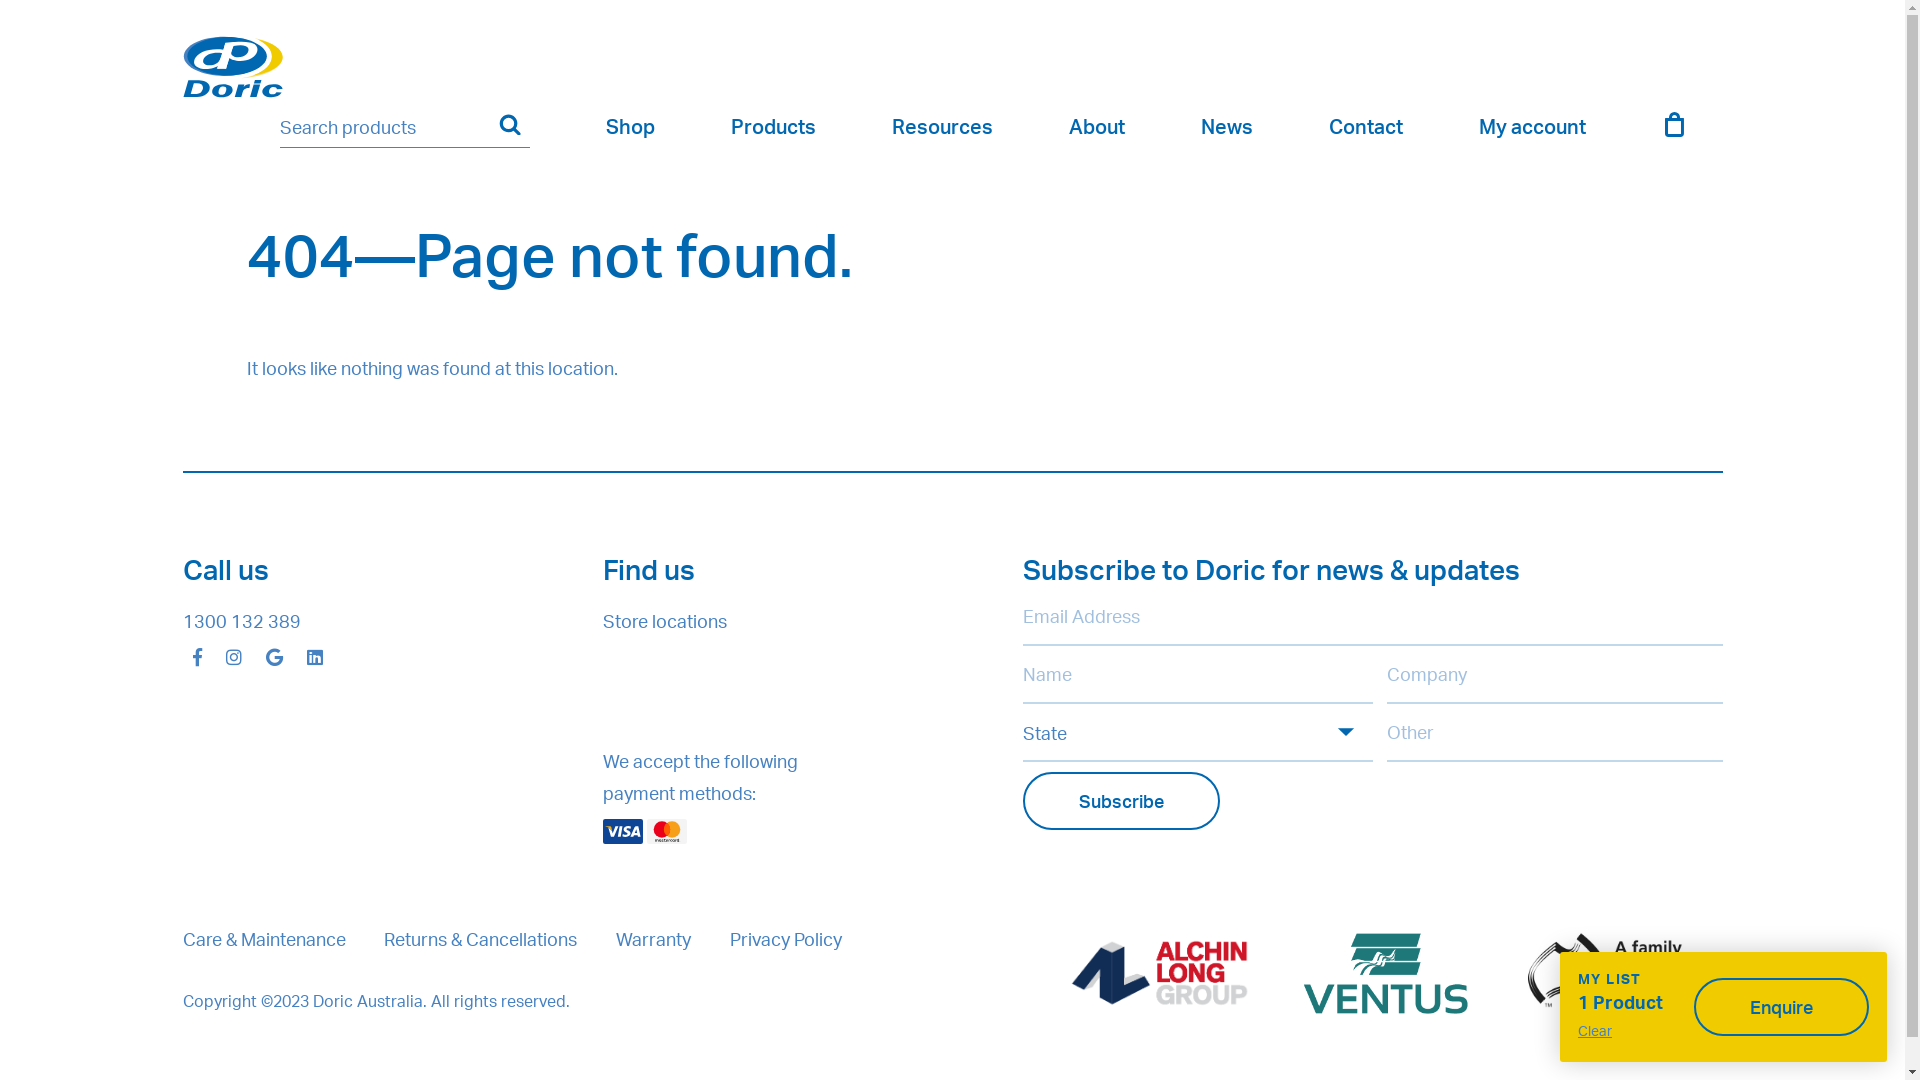 The height and width of the screenshot is (1080, 1920). What do you see at coordinates (1120, 800) in the screenshot?
I see `'Subscribe'` at bounding box center [1120, 800].